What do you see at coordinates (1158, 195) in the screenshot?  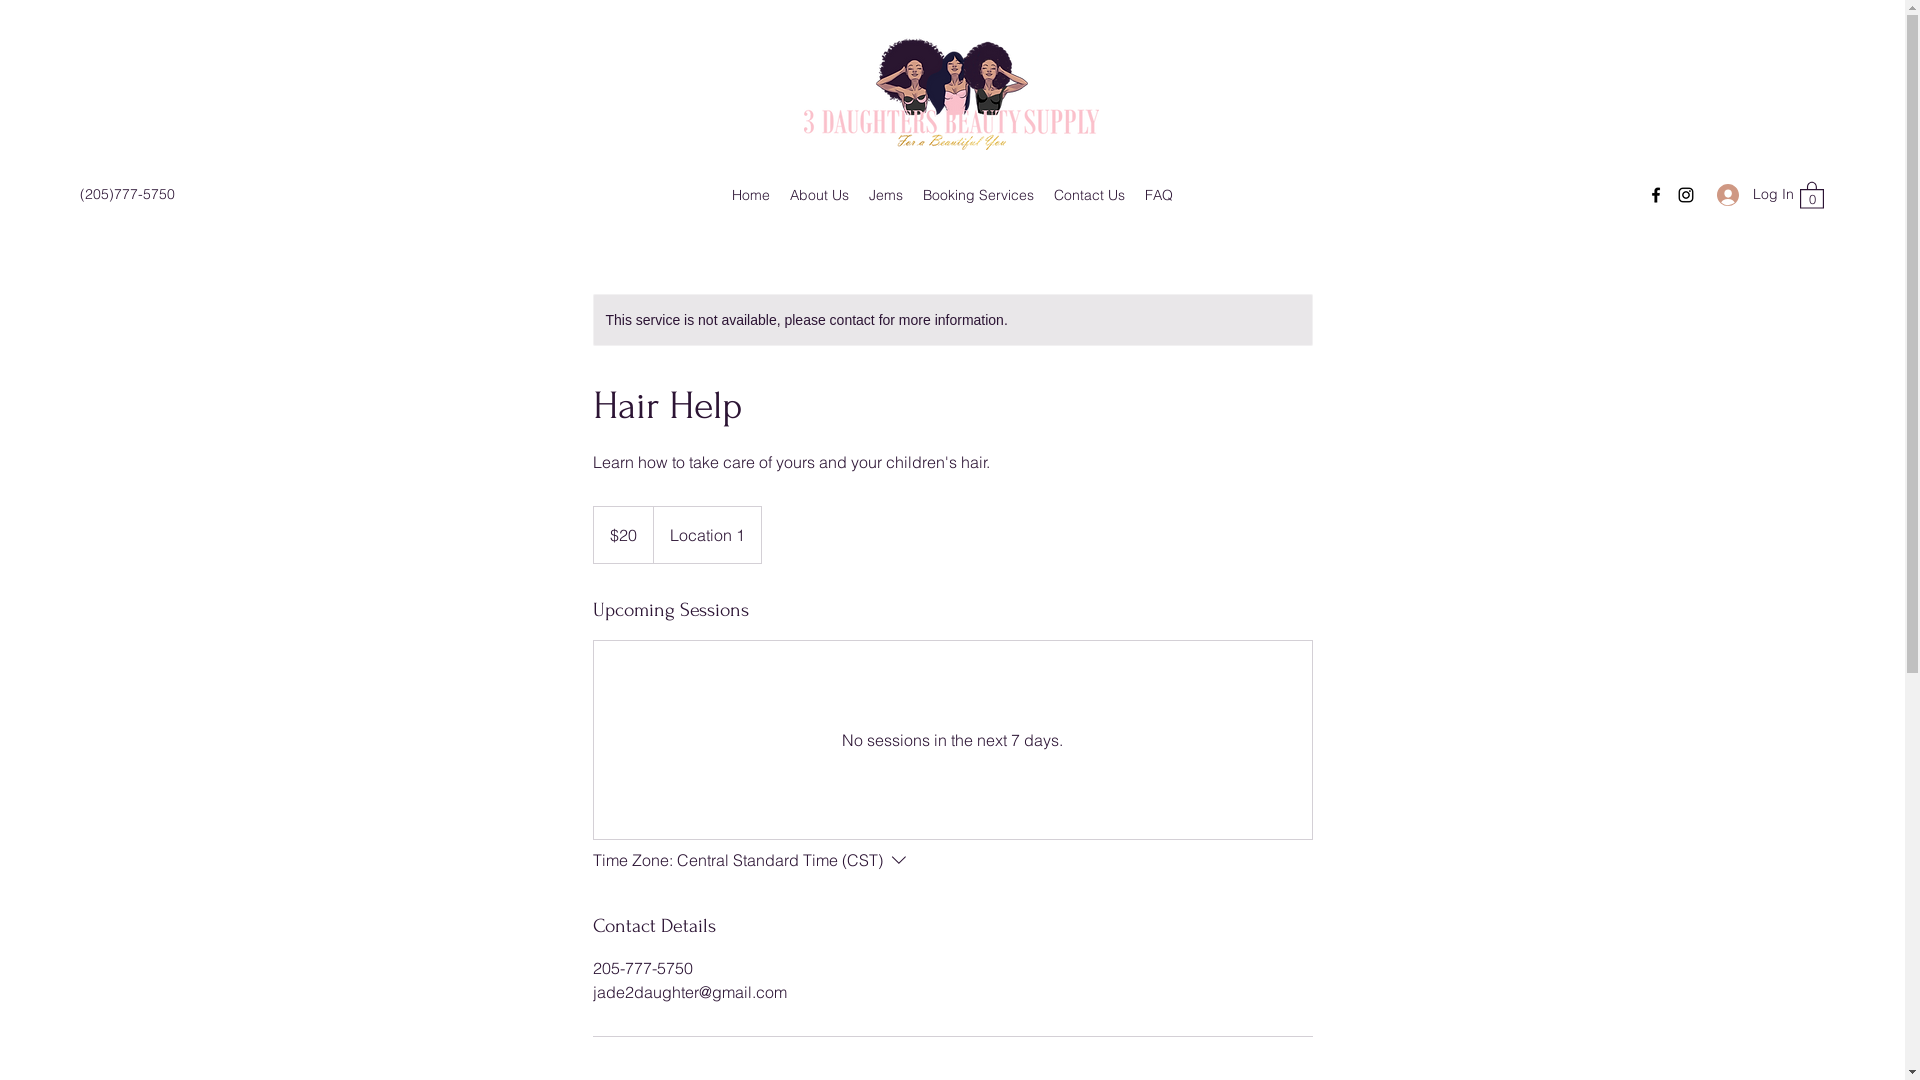 I see `'FAQ'` at bounding box center [1158, 195].